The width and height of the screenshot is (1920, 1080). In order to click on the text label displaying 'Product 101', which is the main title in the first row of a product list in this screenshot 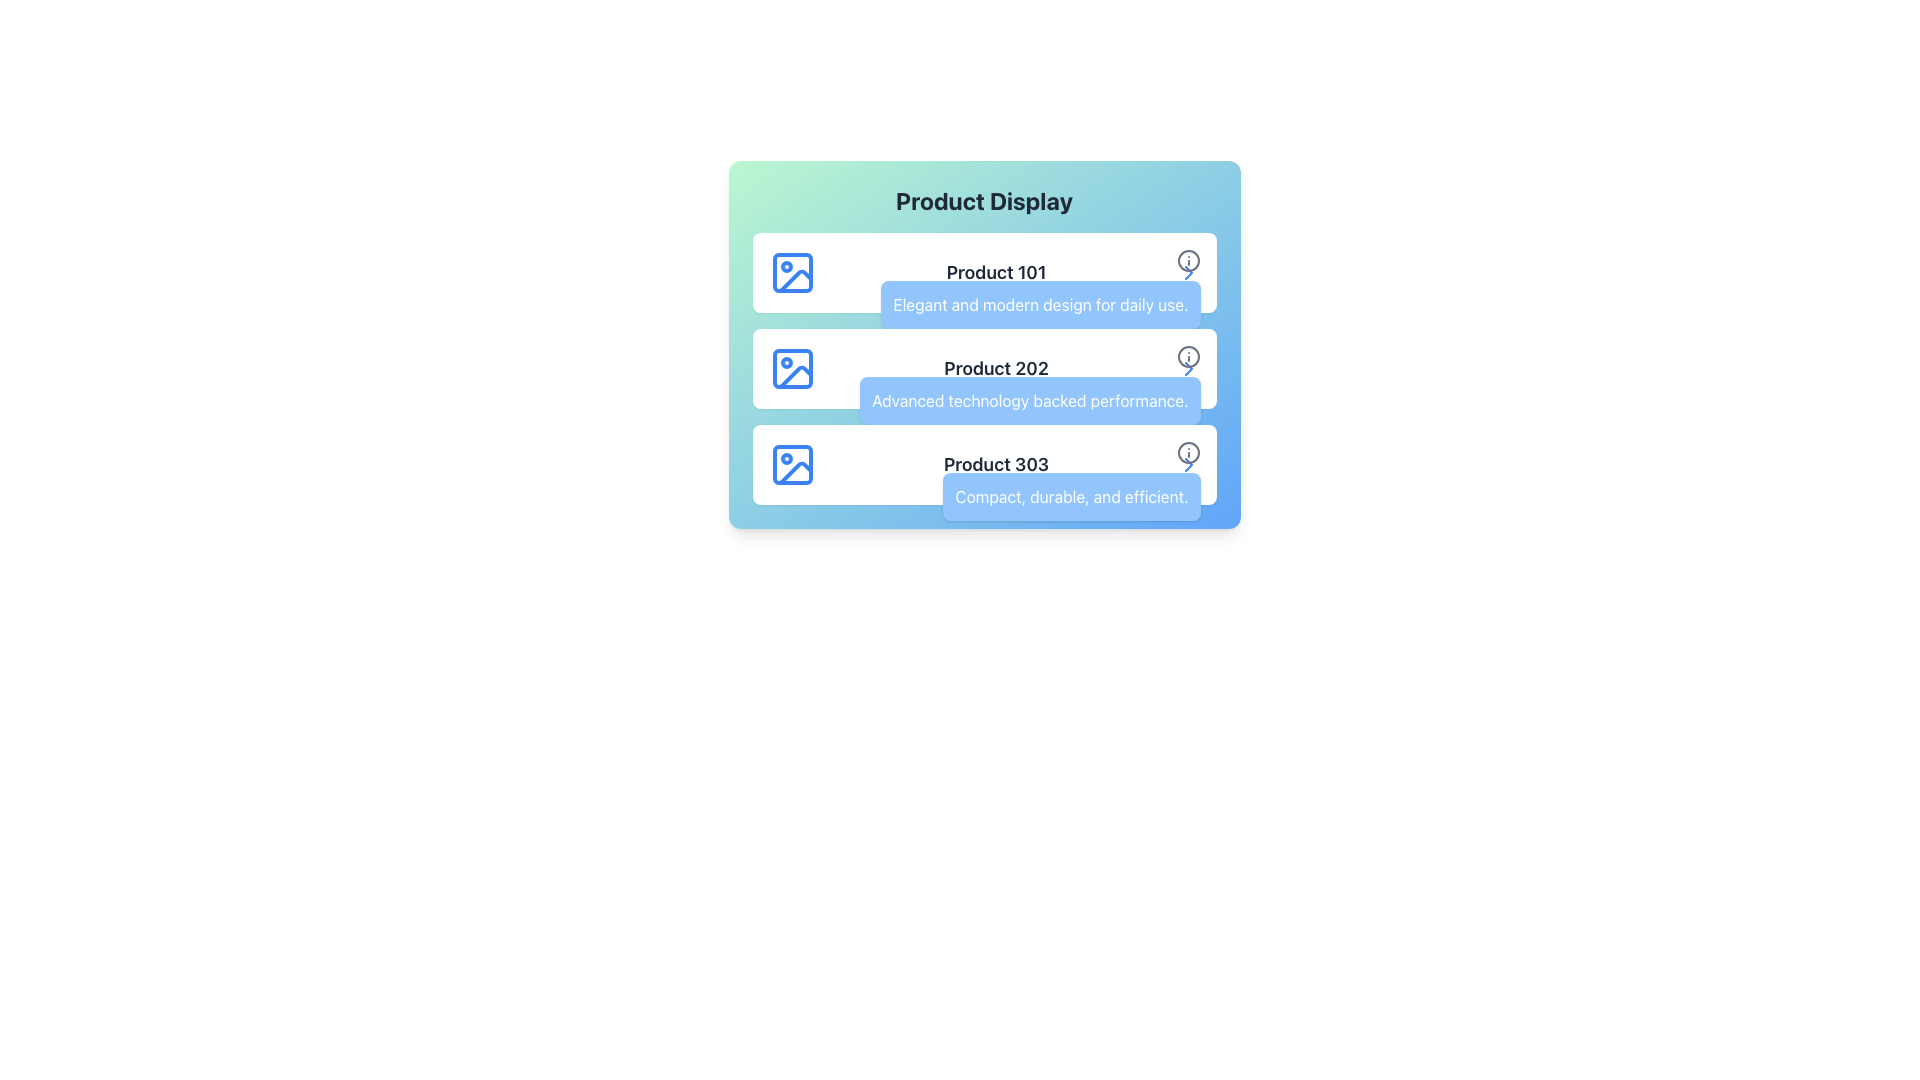, I will do `click(996, 273)`.